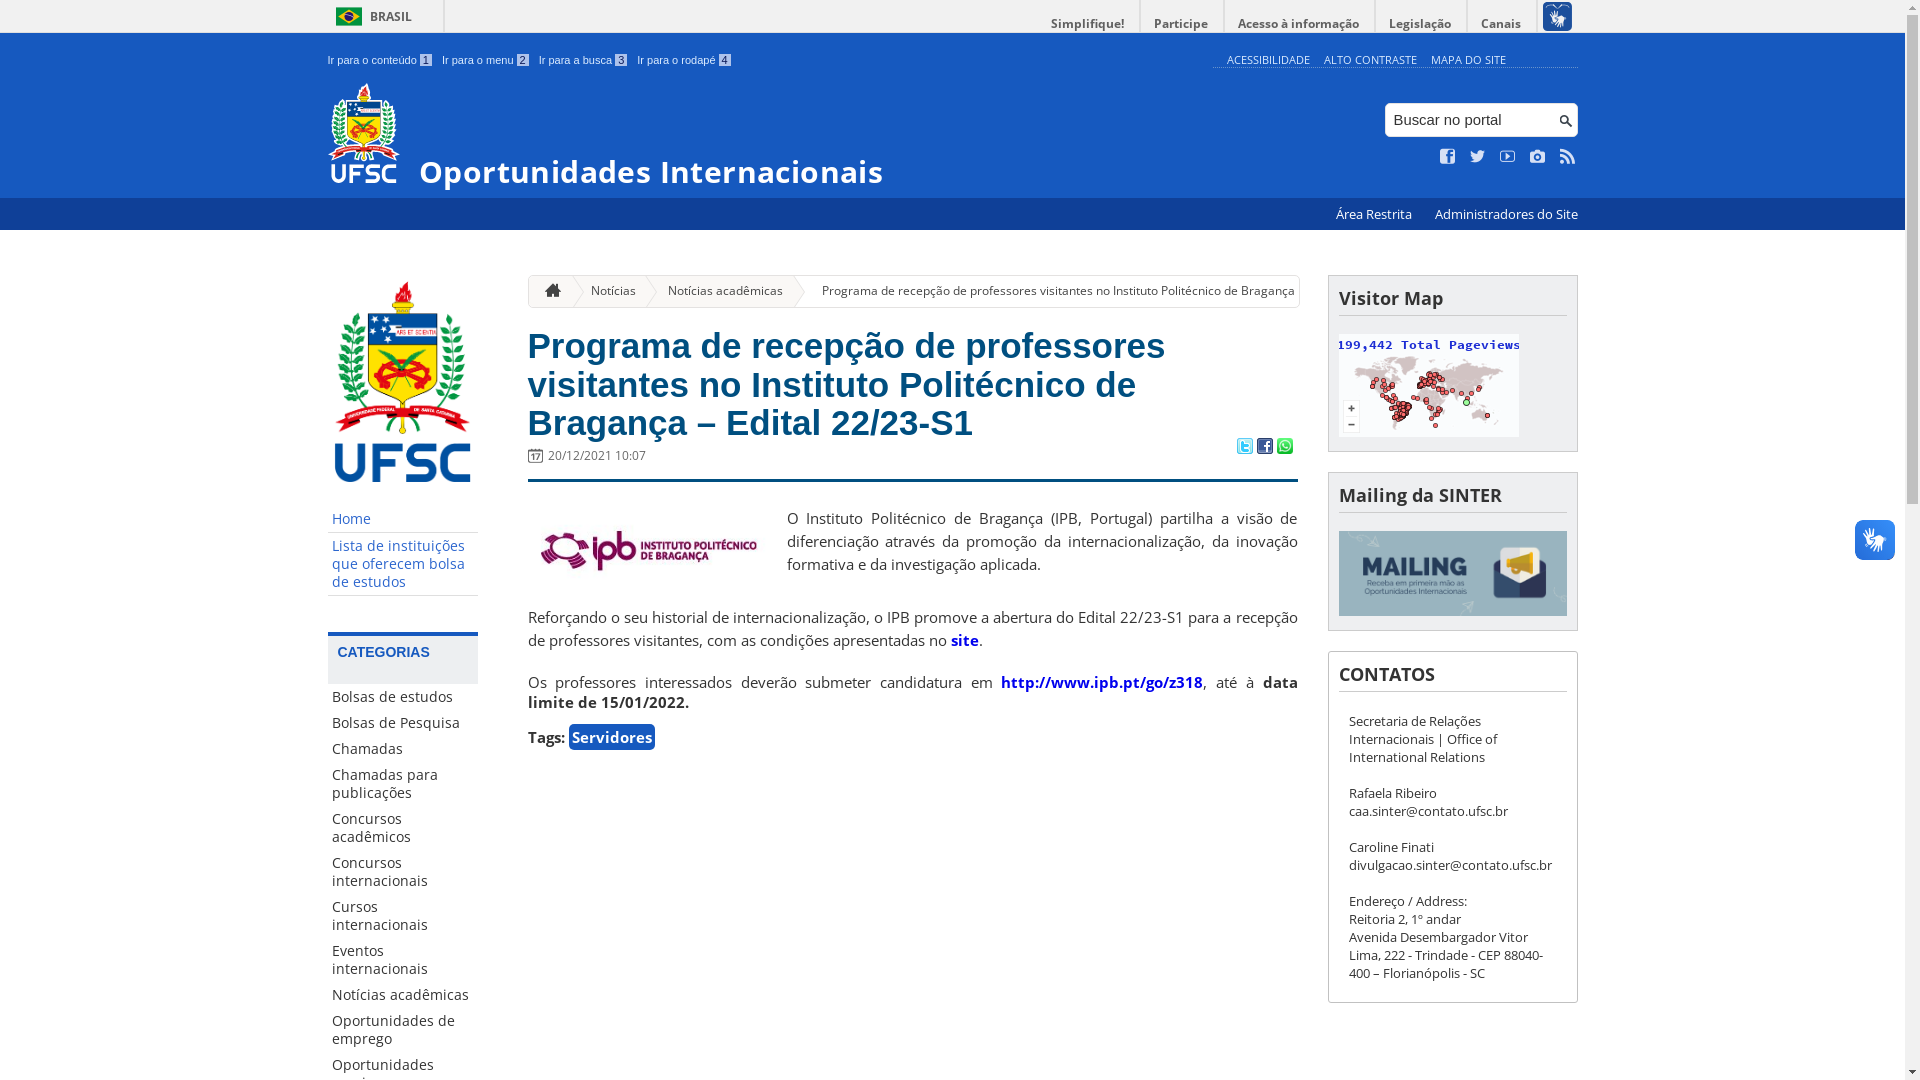 Image resolution: width=1920 pixels, height=1080 pixels. I want to click on 'MAPA DO SITE', so click(1467, 58).